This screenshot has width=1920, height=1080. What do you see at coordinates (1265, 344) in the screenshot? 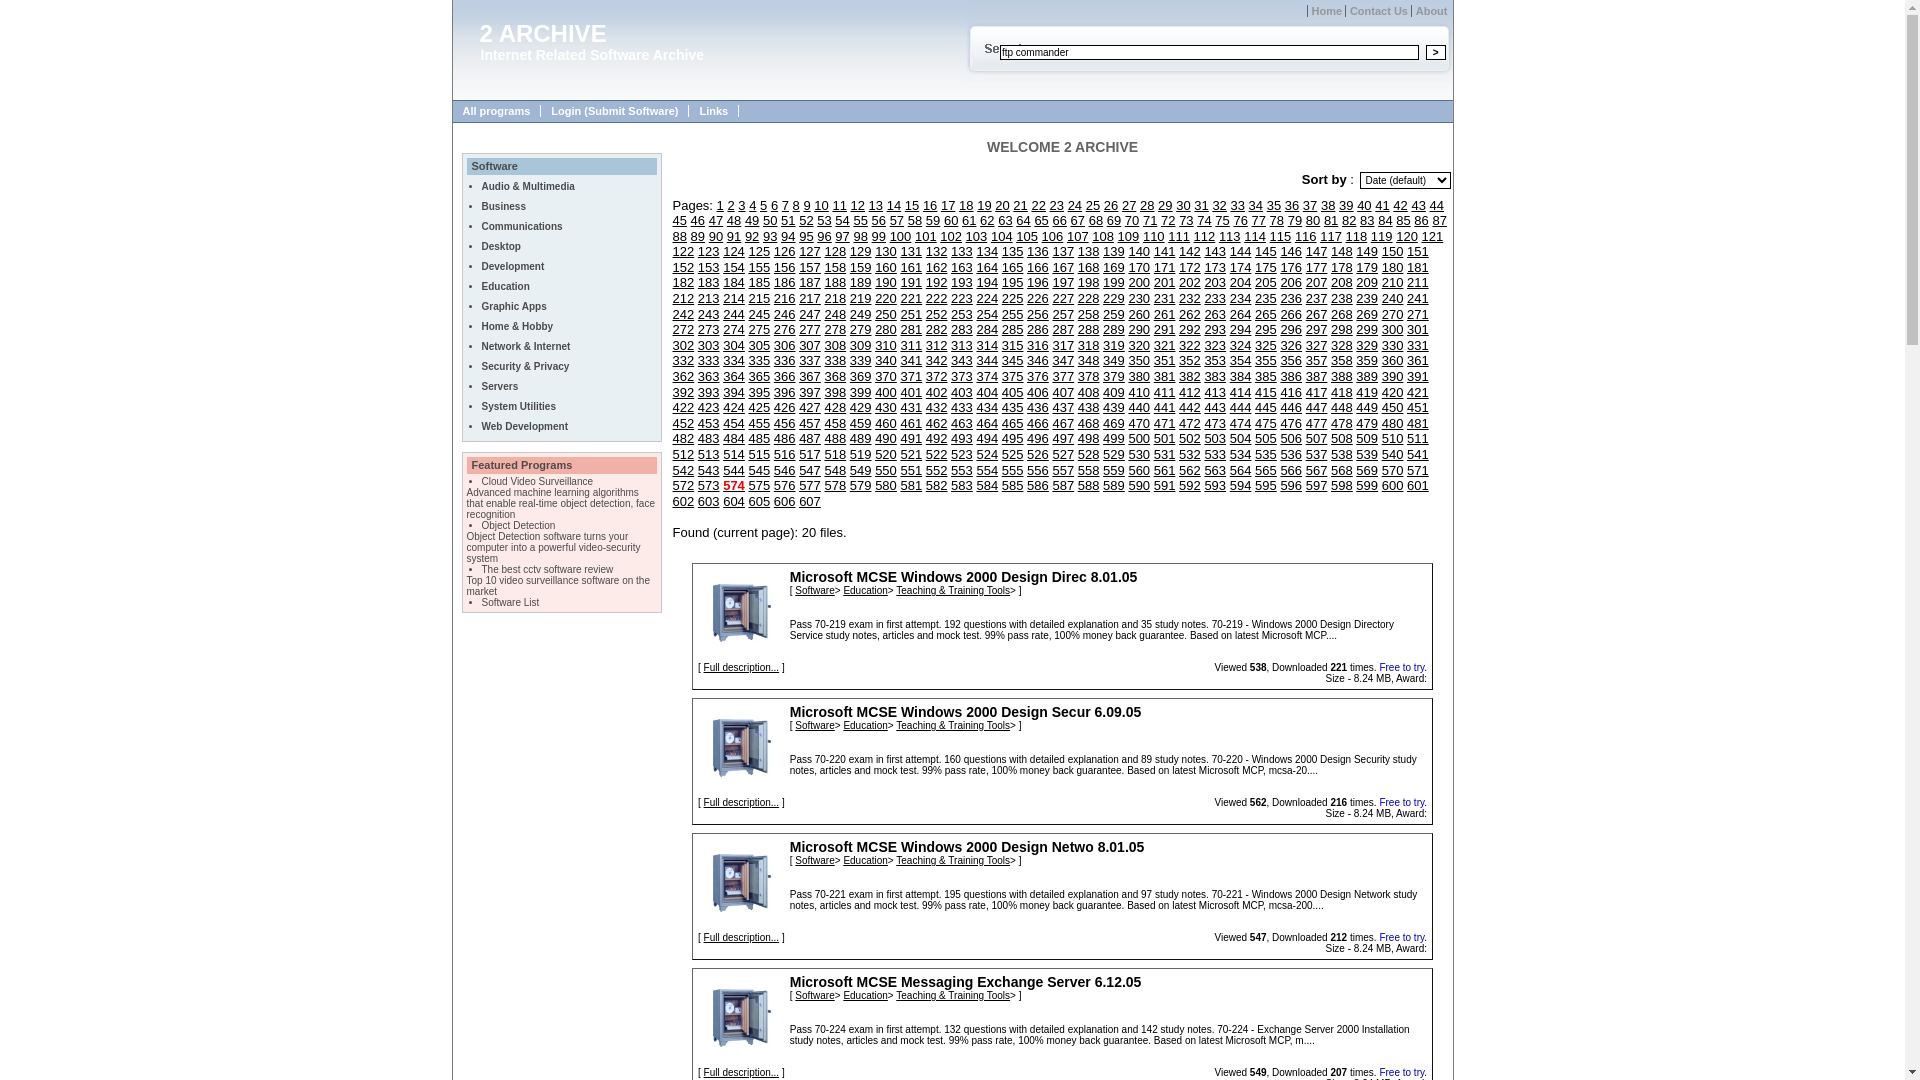
I see `'325'` at bounding box center [1265, 344].